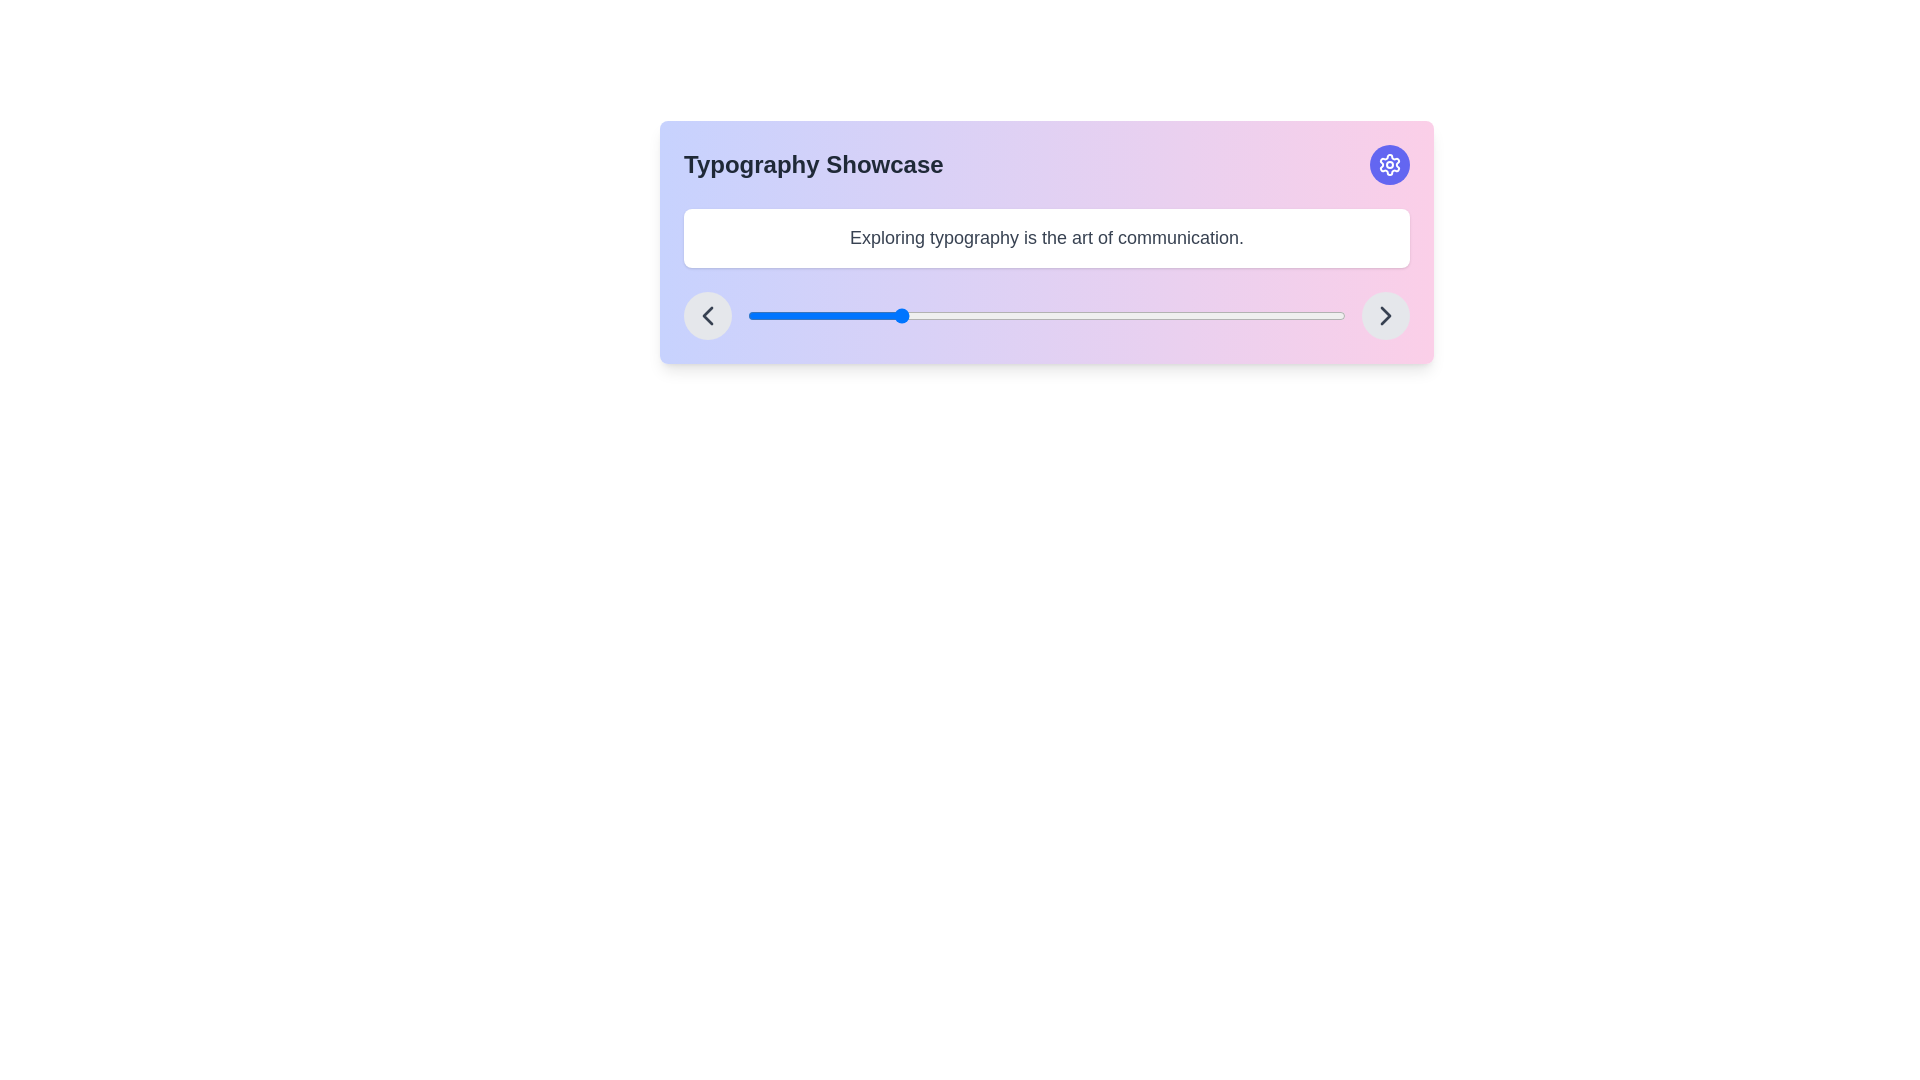  What do you see at coordinates (1389, 164) in the screenshot?
I see `the settings icon located in the top-right corner of the rectangular card interface` at bounding box center [1389, 164].